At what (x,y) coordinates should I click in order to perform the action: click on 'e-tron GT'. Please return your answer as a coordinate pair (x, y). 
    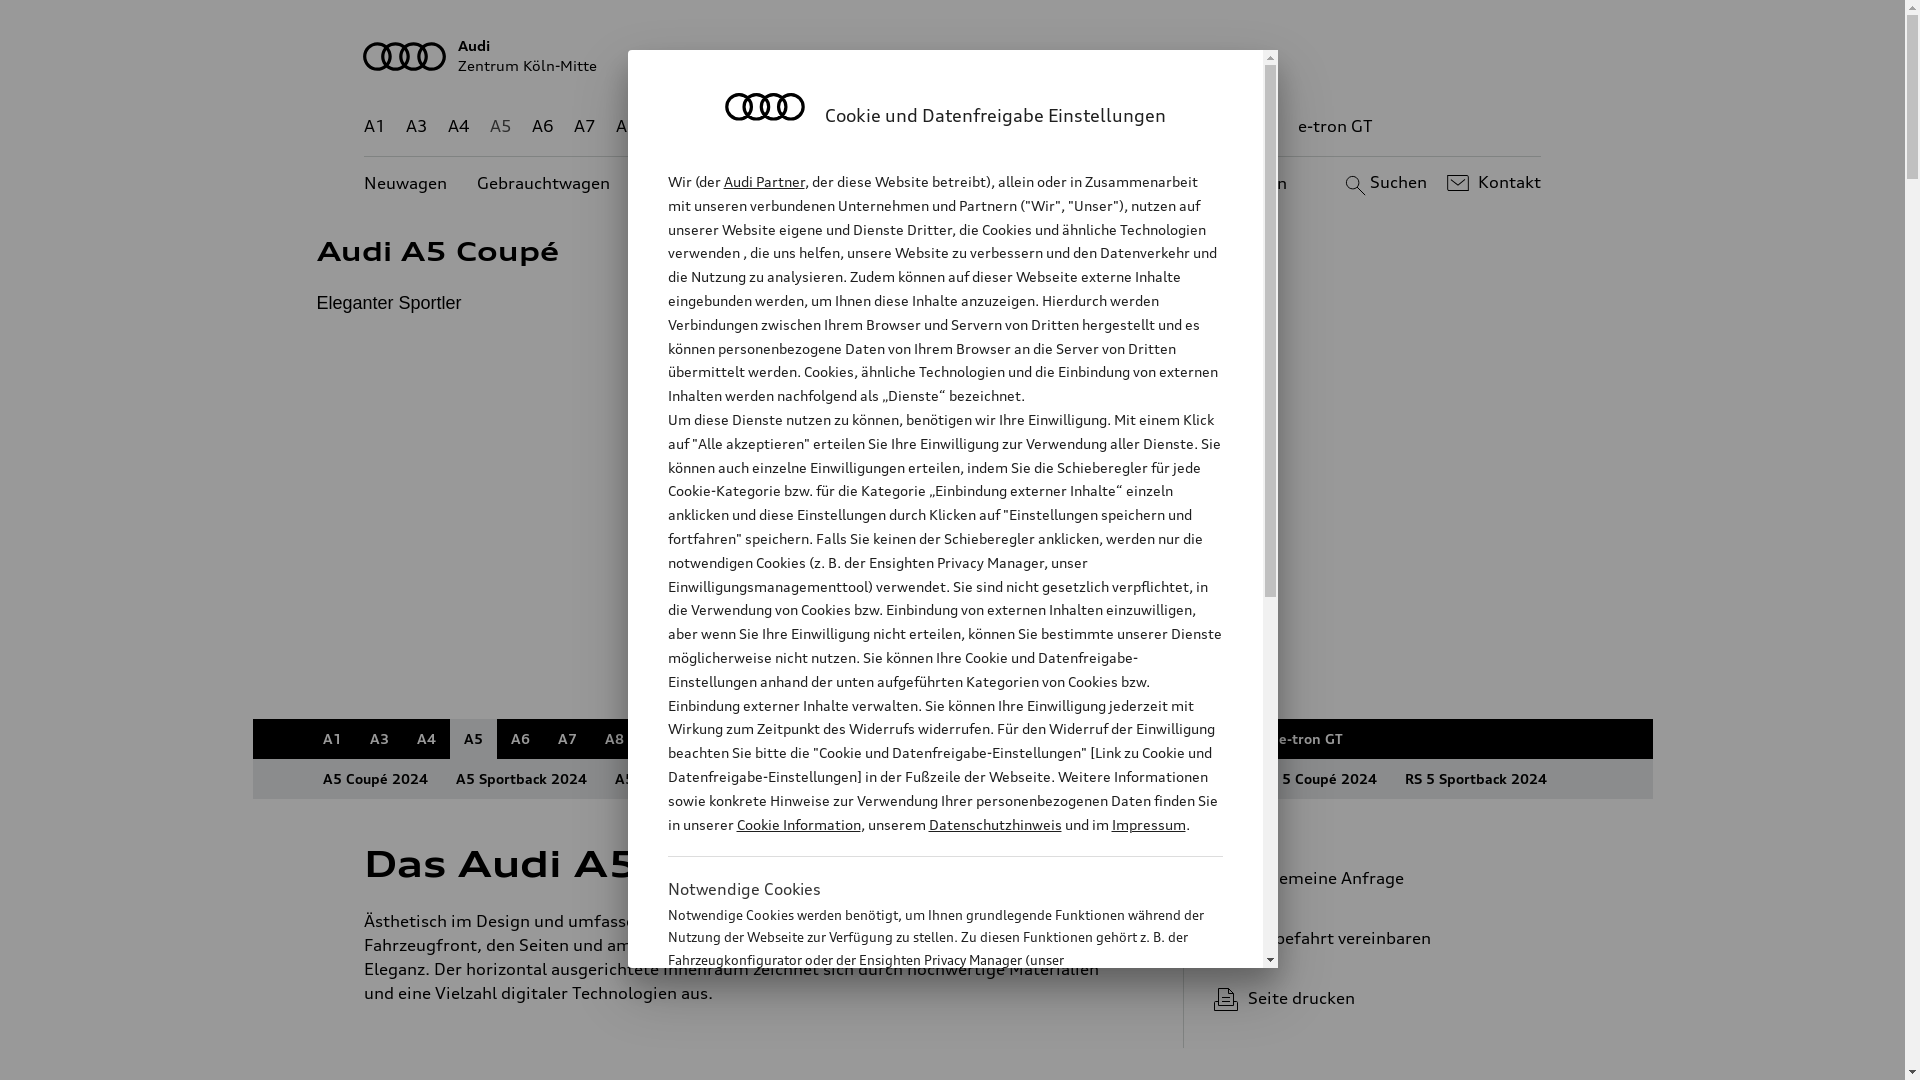
    Looking at the image, I should click on (1335, 126).